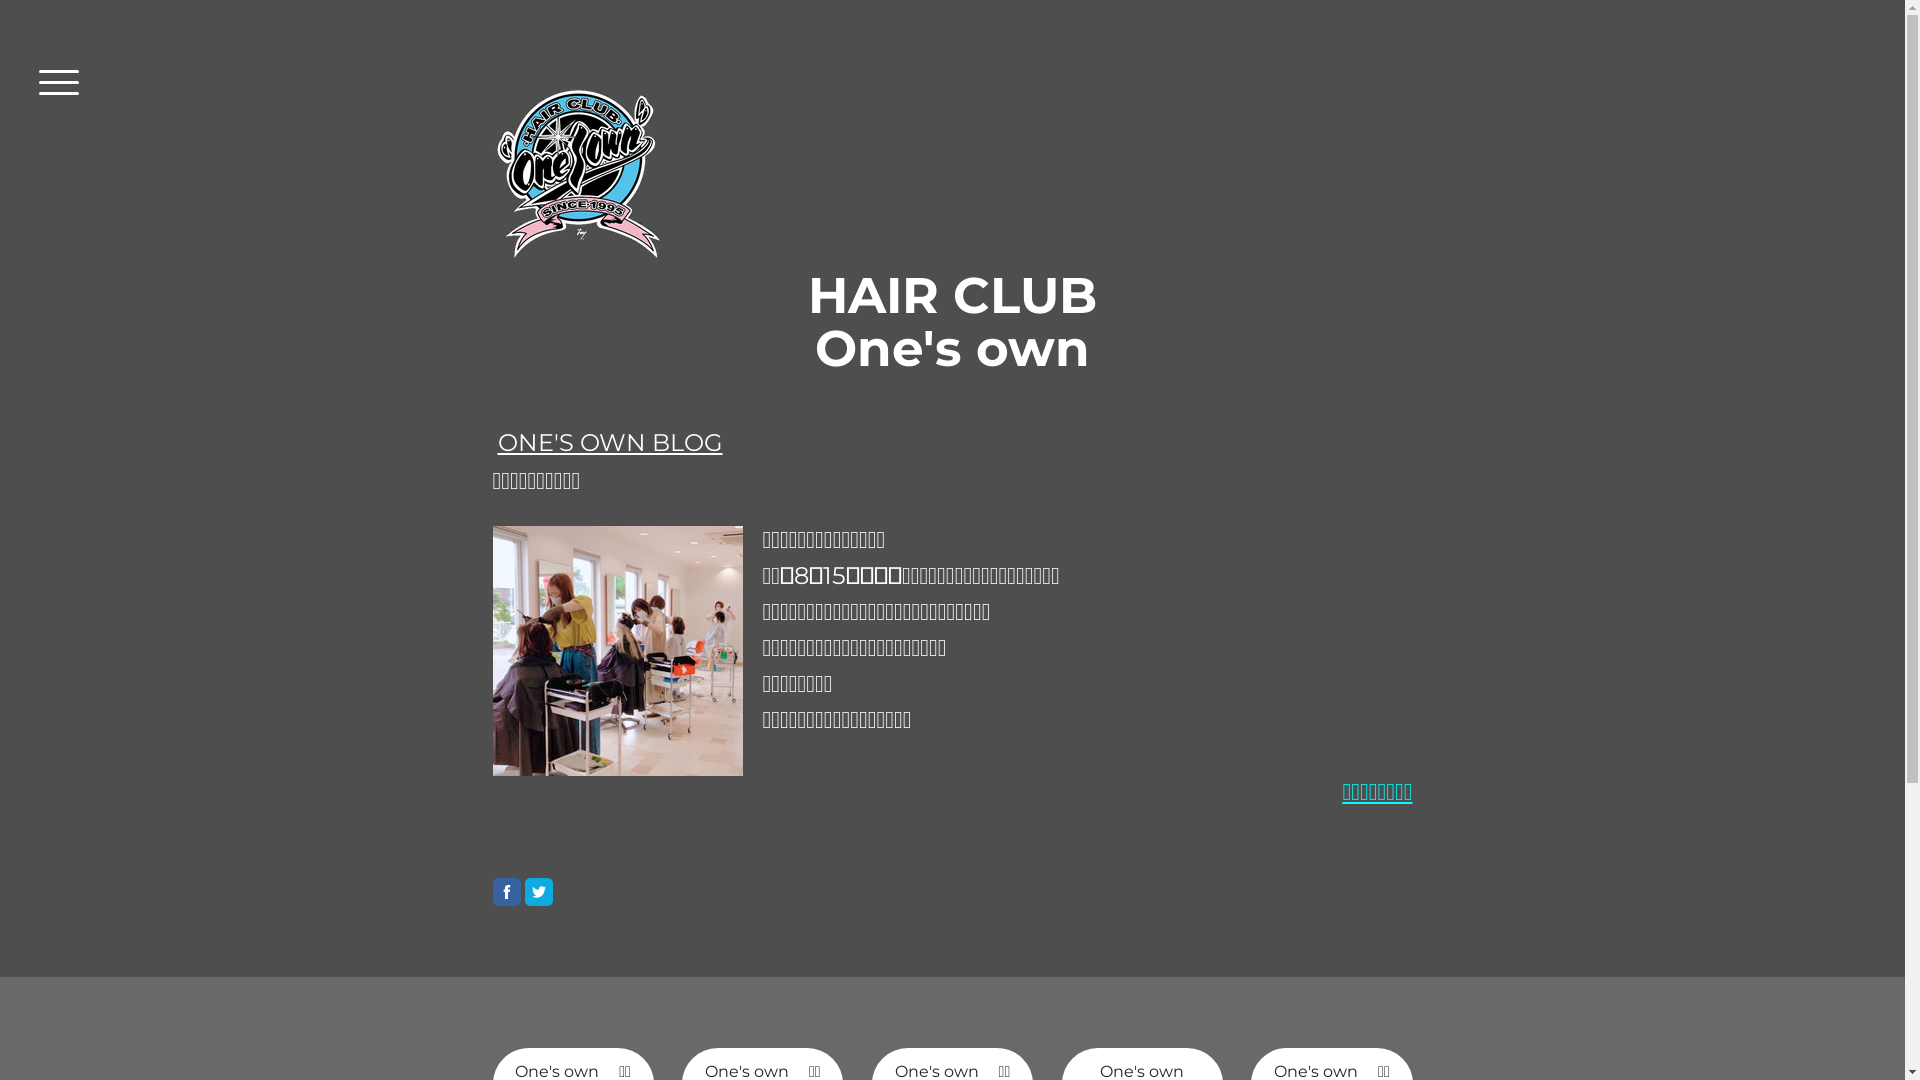  Describe the element at coordinates (609, 441) in the screenshot. I see `'ONE'S OWN BLOG'` at that location.